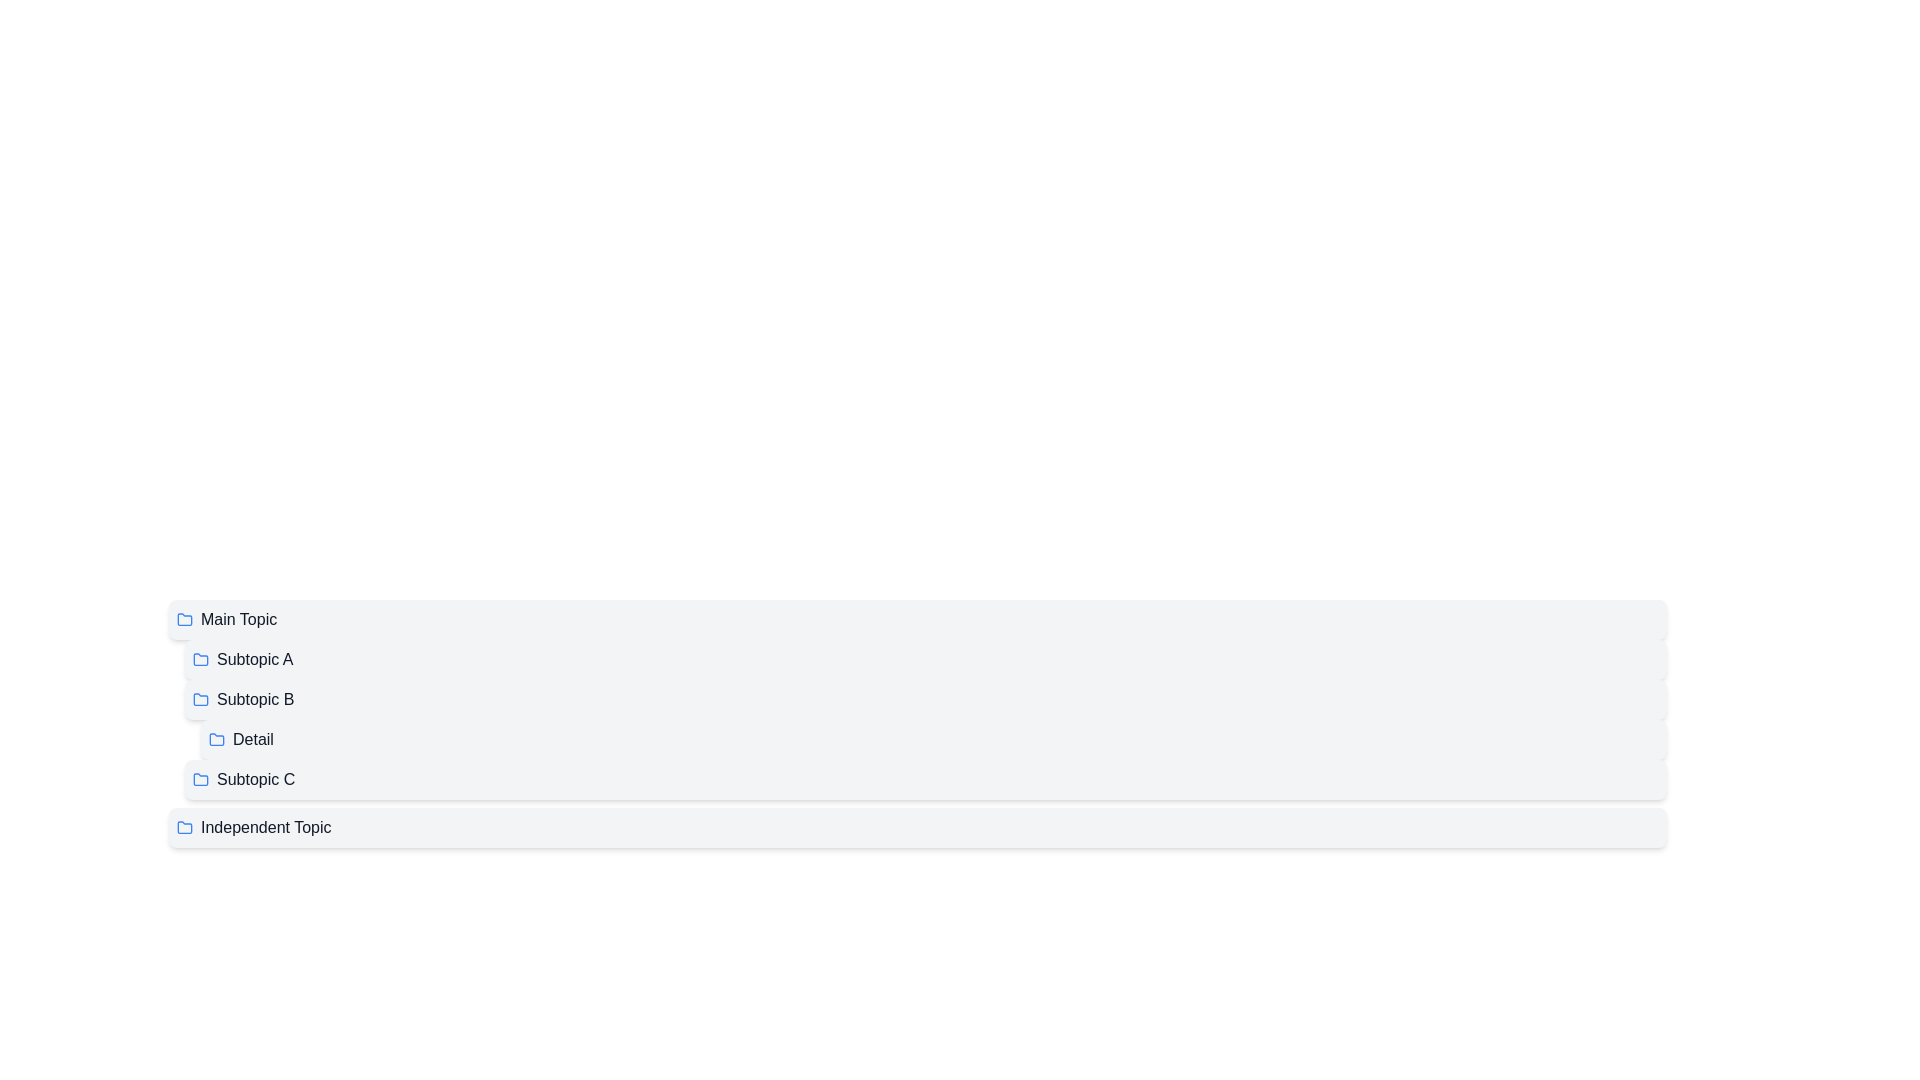 The width and height of the screenshot is (1920, 1080). What do you see at coordinates (254, 698) in the screenshot?
I see `the text label displaying 'Subtopic B', which is aligned next to a blue folder icon in the horizontal row of the third item under 'Main Topic'` at bounding box center [254, 698].